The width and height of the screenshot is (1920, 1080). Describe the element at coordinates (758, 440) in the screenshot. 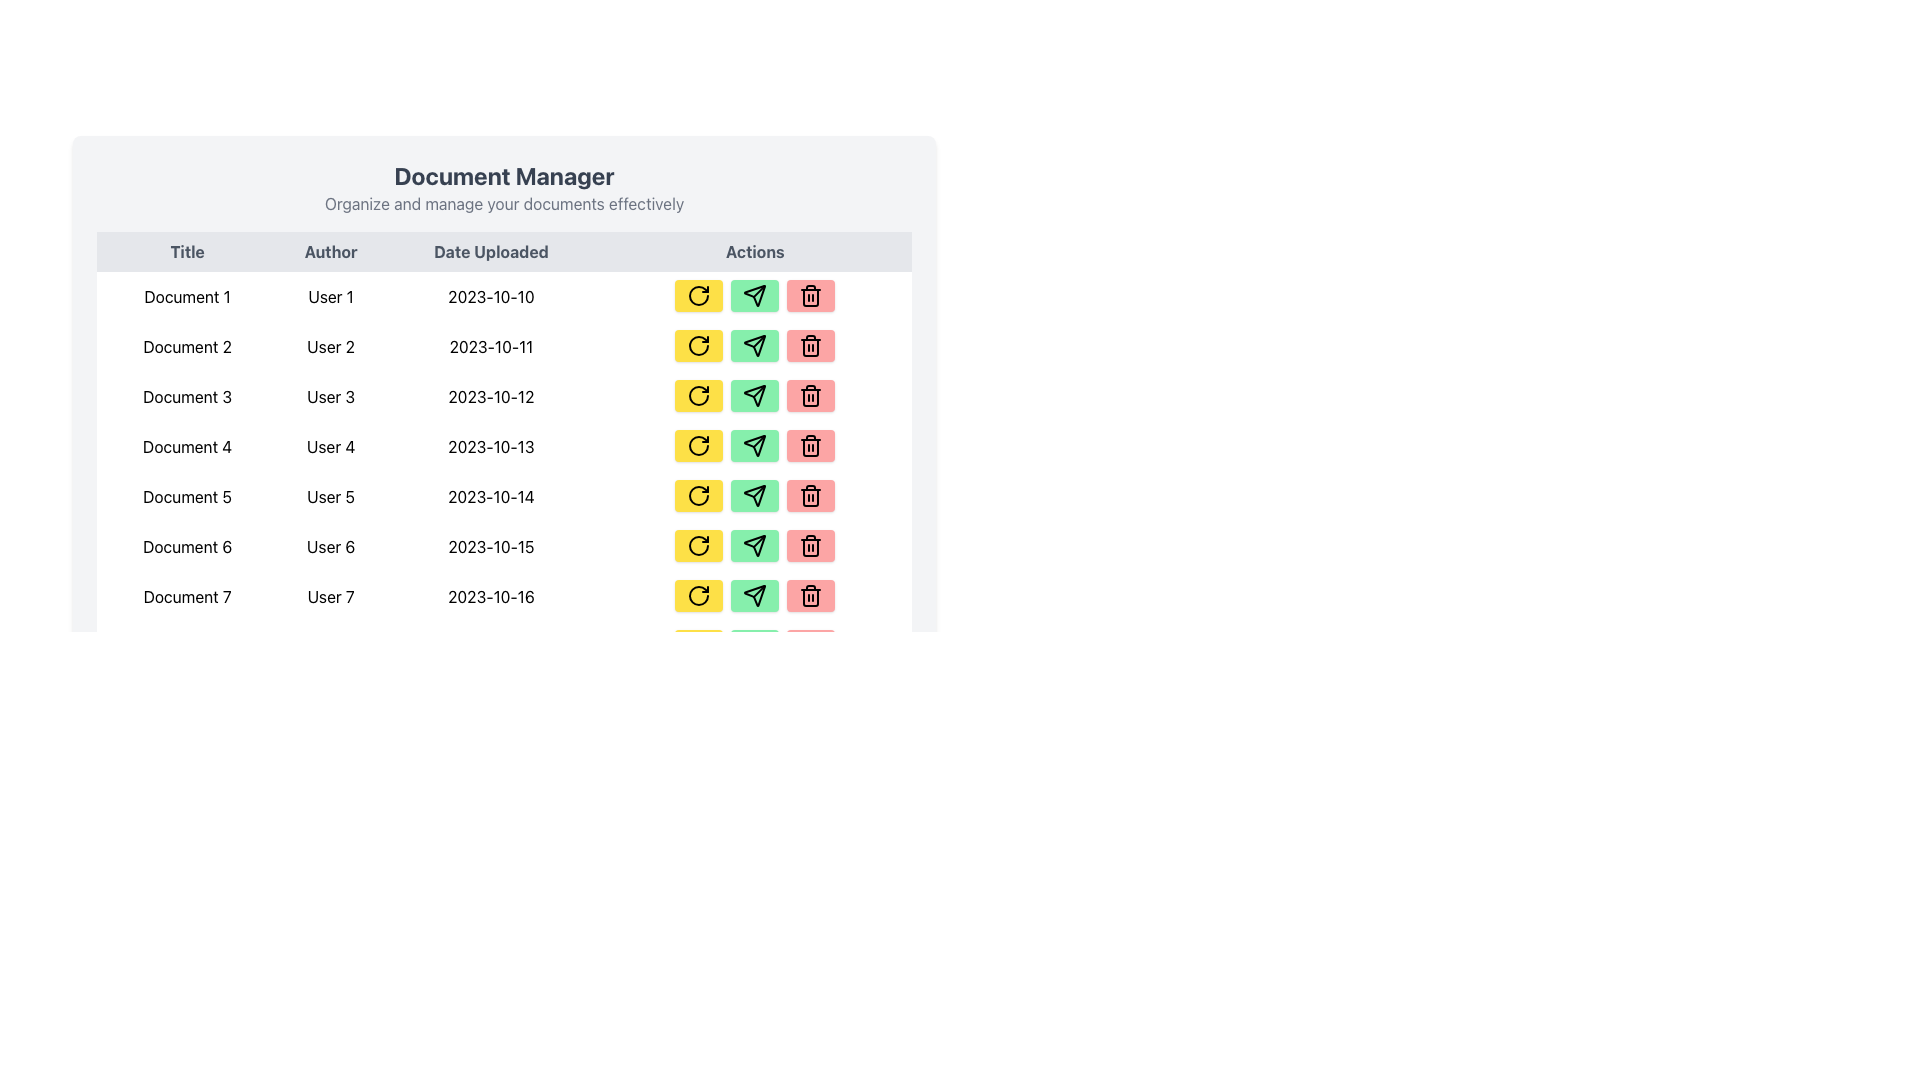

I see `the send icon located in the Actions column of the fourth row corresponding to Document 4` at that location.